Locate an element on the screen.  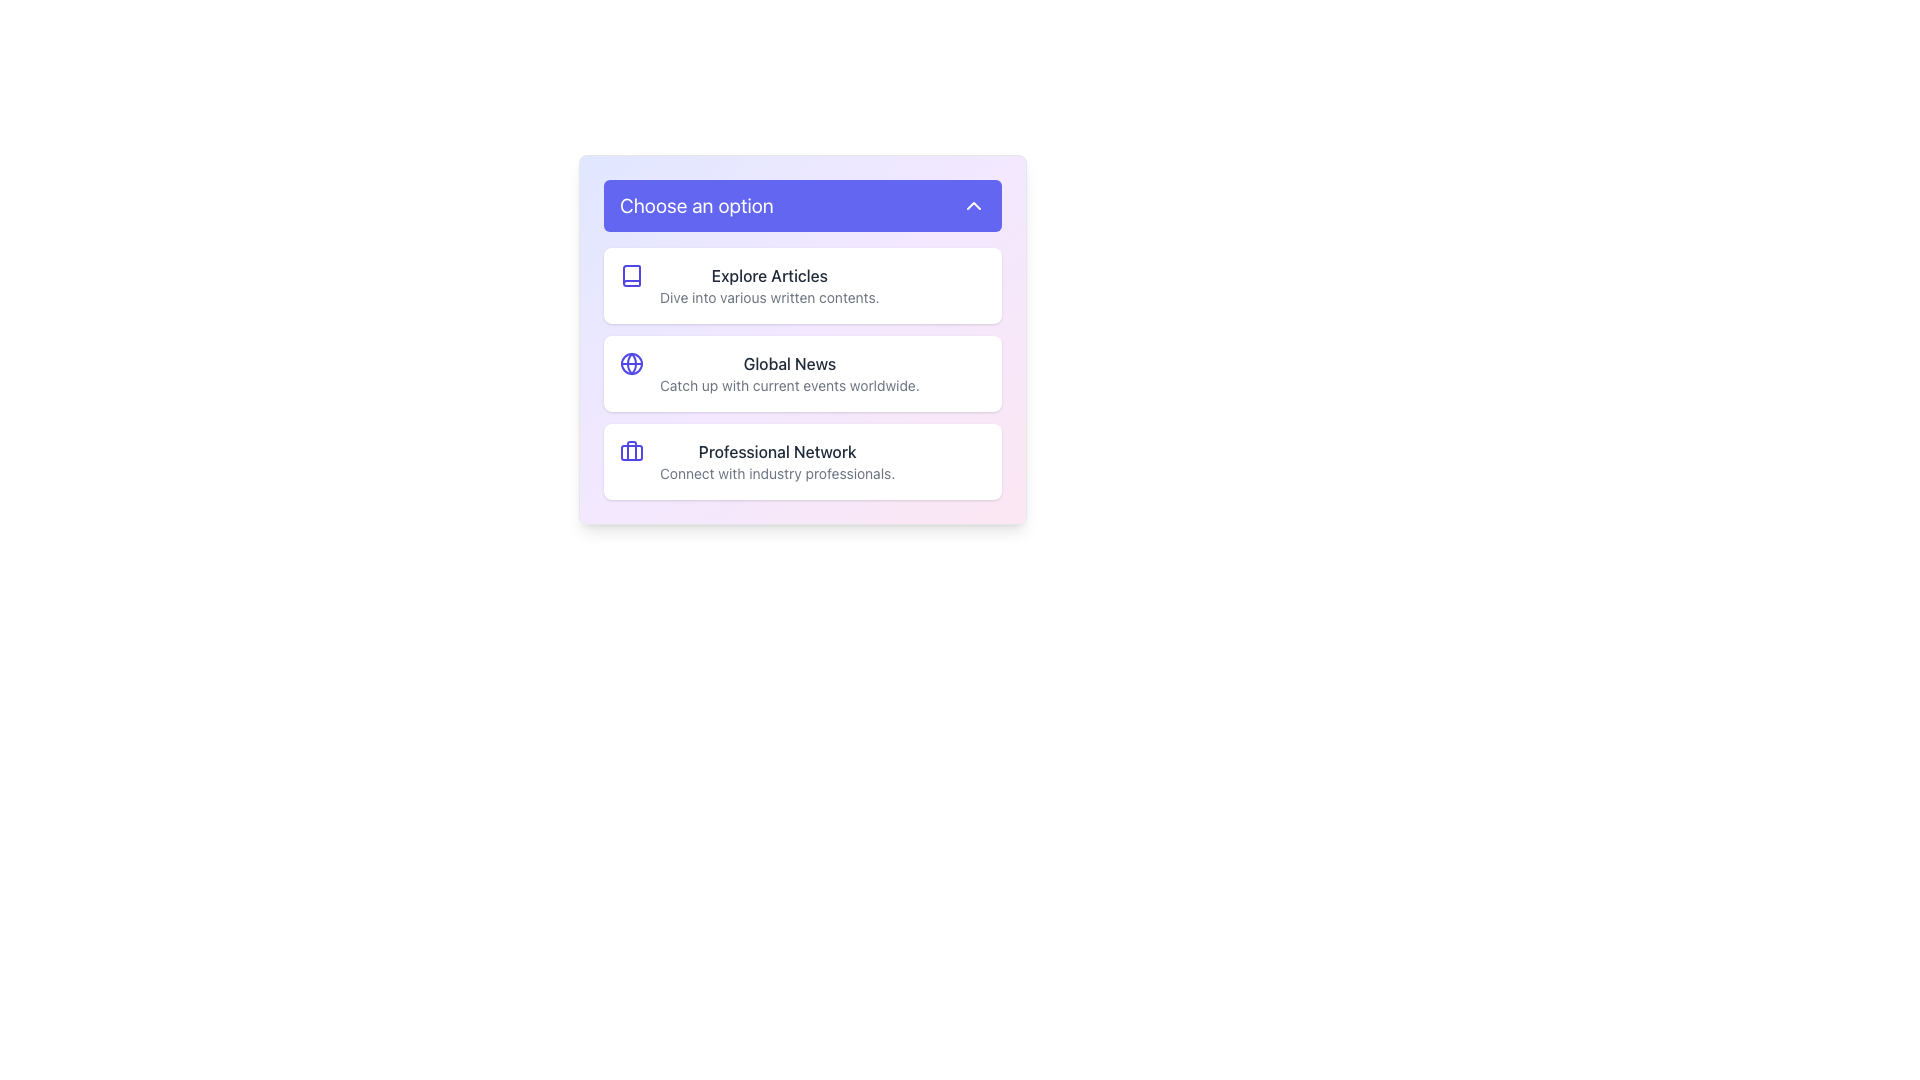
text content of the subtitle 'Dive into various written contents.' located below the title 'Explore Articles' in the upper quadrant of the menu box is located at coordinates (768, 297).